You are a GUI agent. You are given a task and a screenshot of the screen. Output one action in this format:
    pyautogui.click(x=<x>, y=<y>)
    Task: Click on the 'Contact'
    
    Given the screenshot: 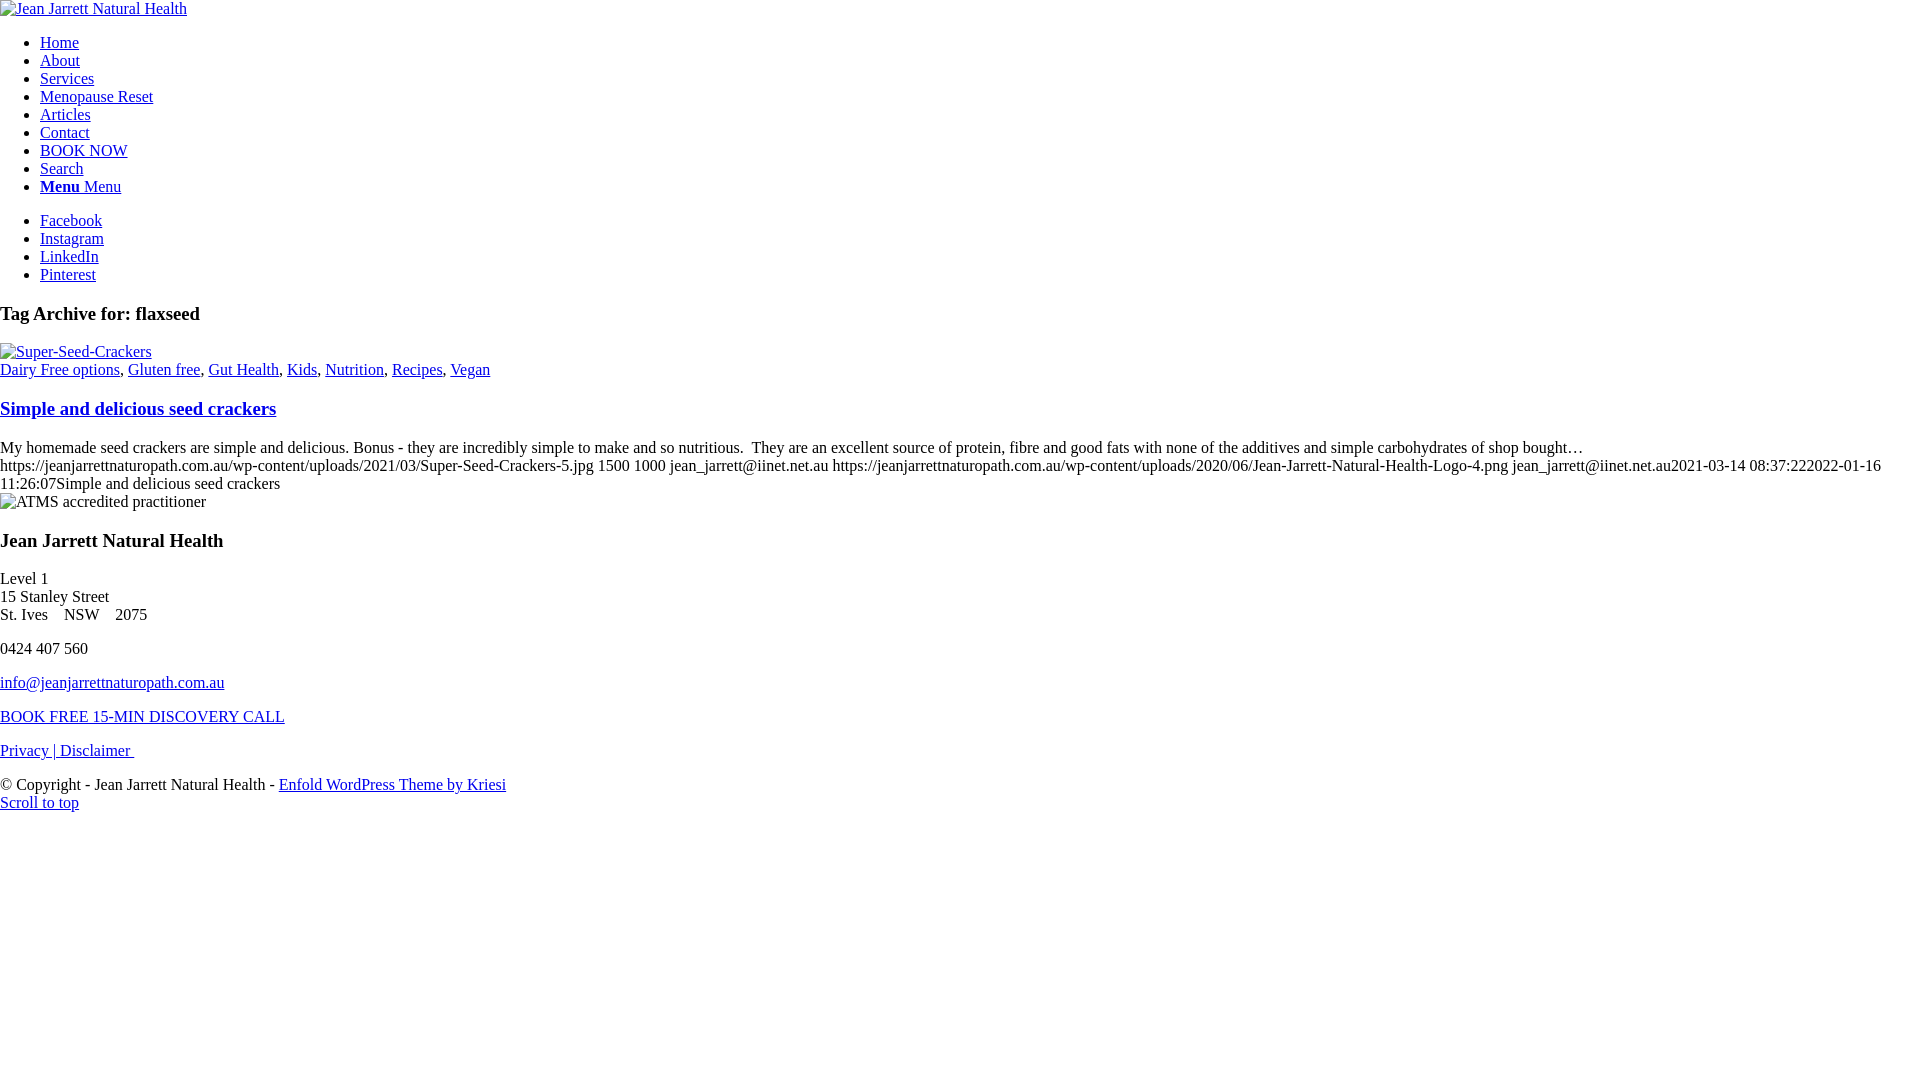 What is the action you would take?
    pyautogui.click(x=65, y=132)
    